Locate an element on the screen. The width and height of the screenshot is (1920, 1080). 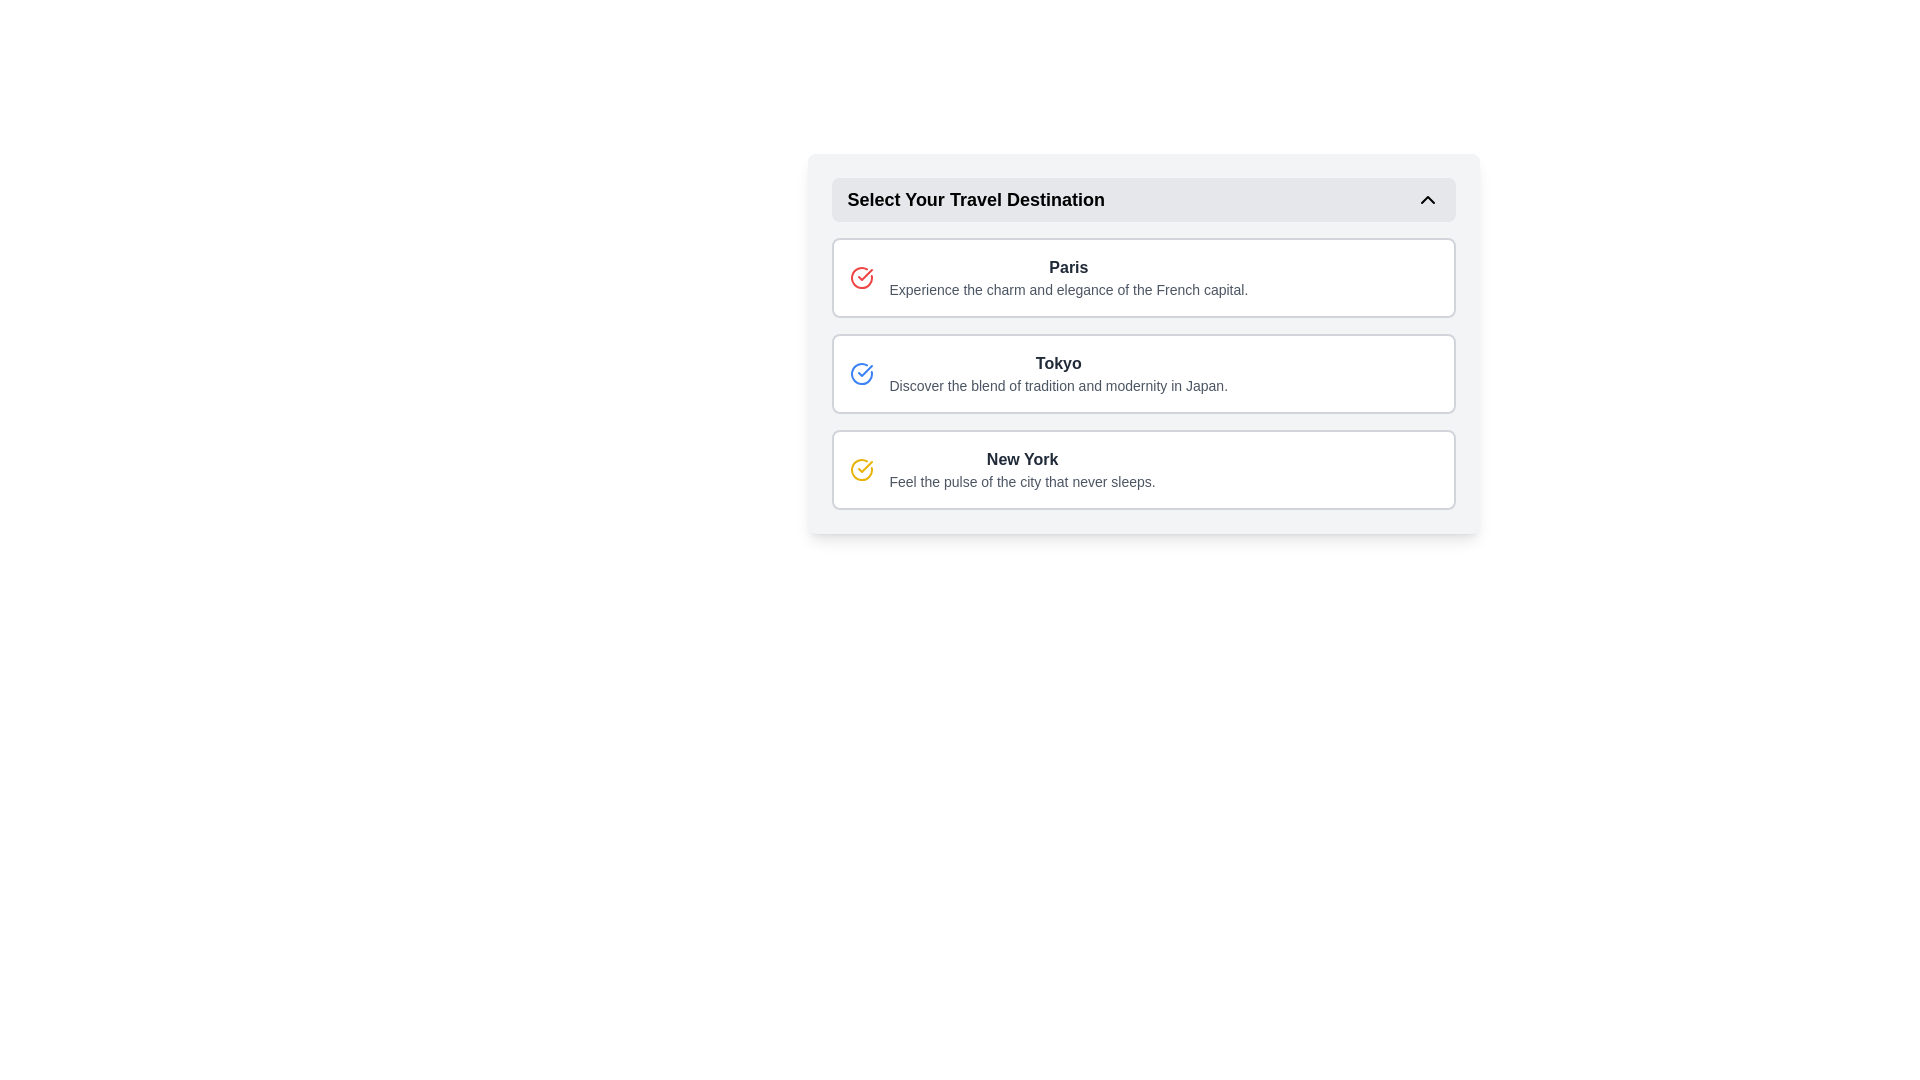
the text label displaying 'Discover the blend of tradition and modernity in Japan.' which is positioned below the title 'Tokyo' in the selection list is located at coordinates (1057, 385).